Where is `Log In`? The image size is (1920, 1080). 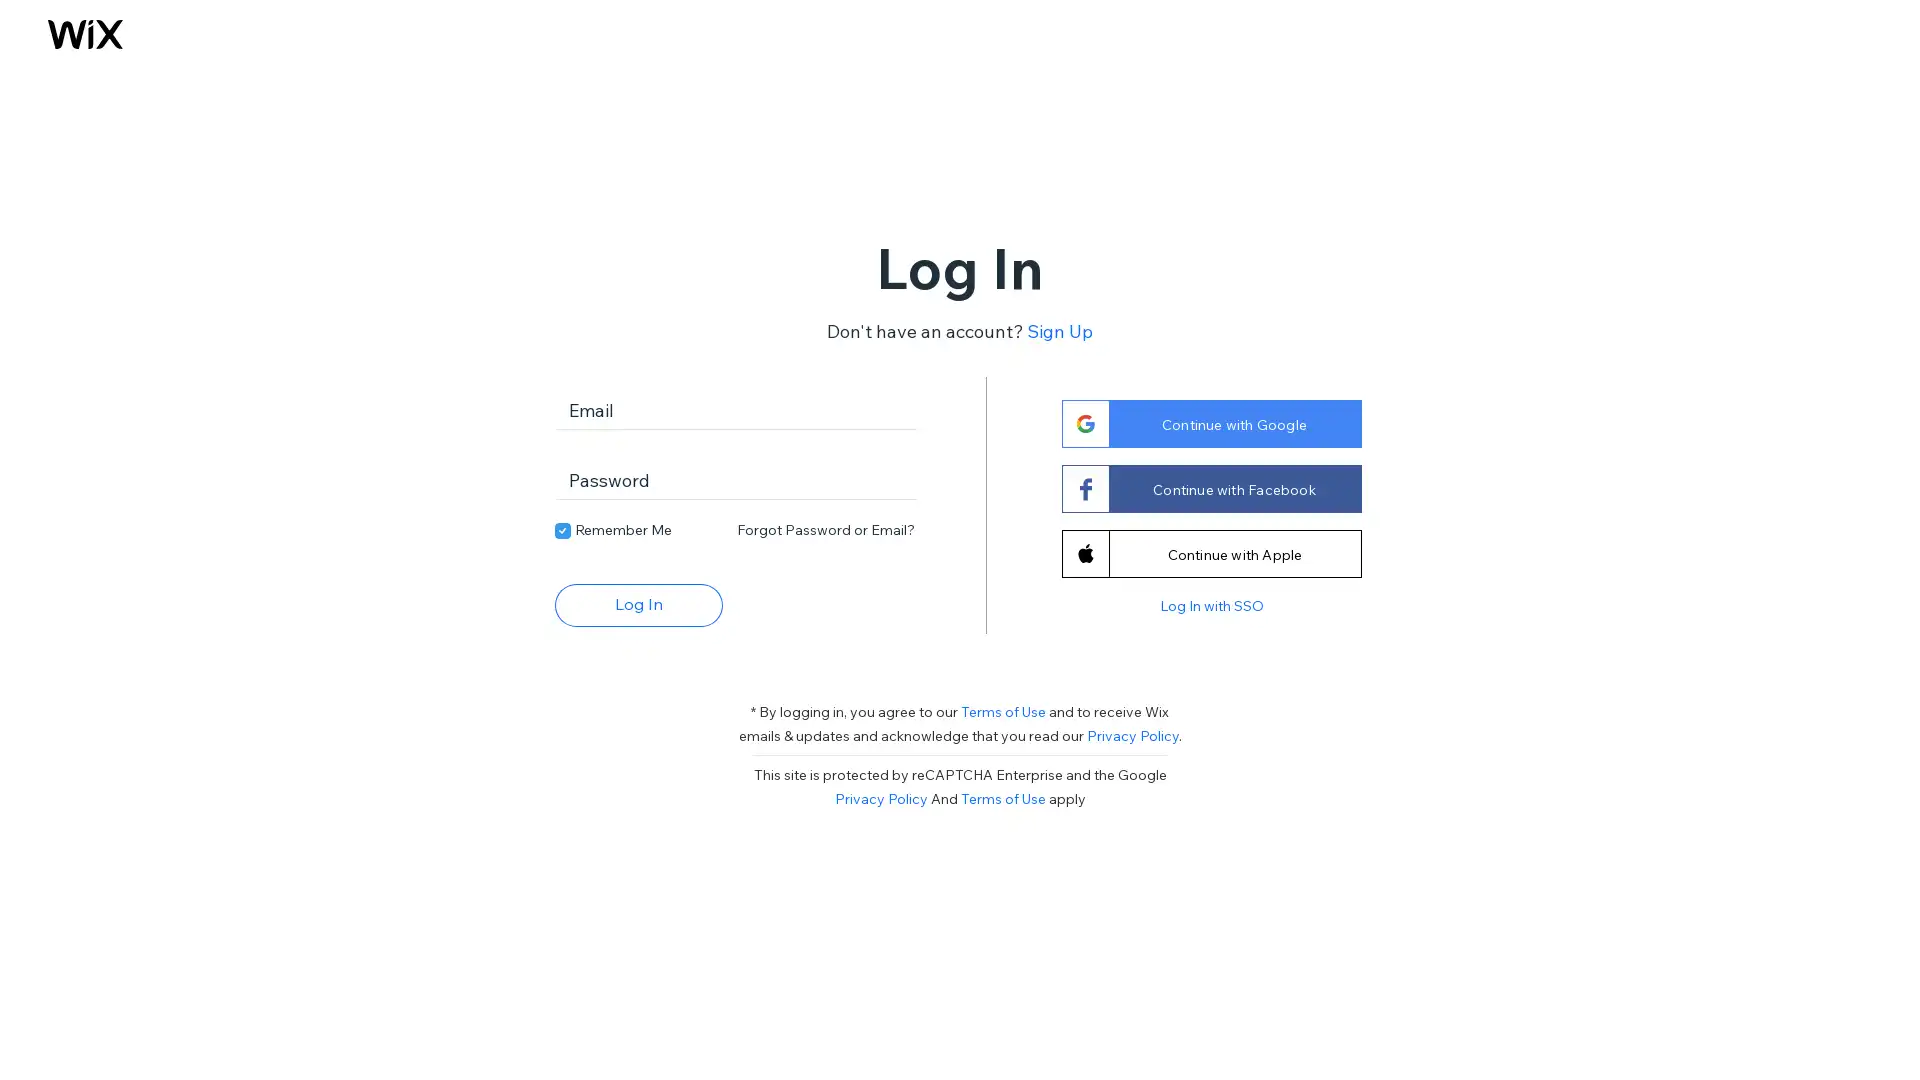 Log In is located at coordinates (637, 603).